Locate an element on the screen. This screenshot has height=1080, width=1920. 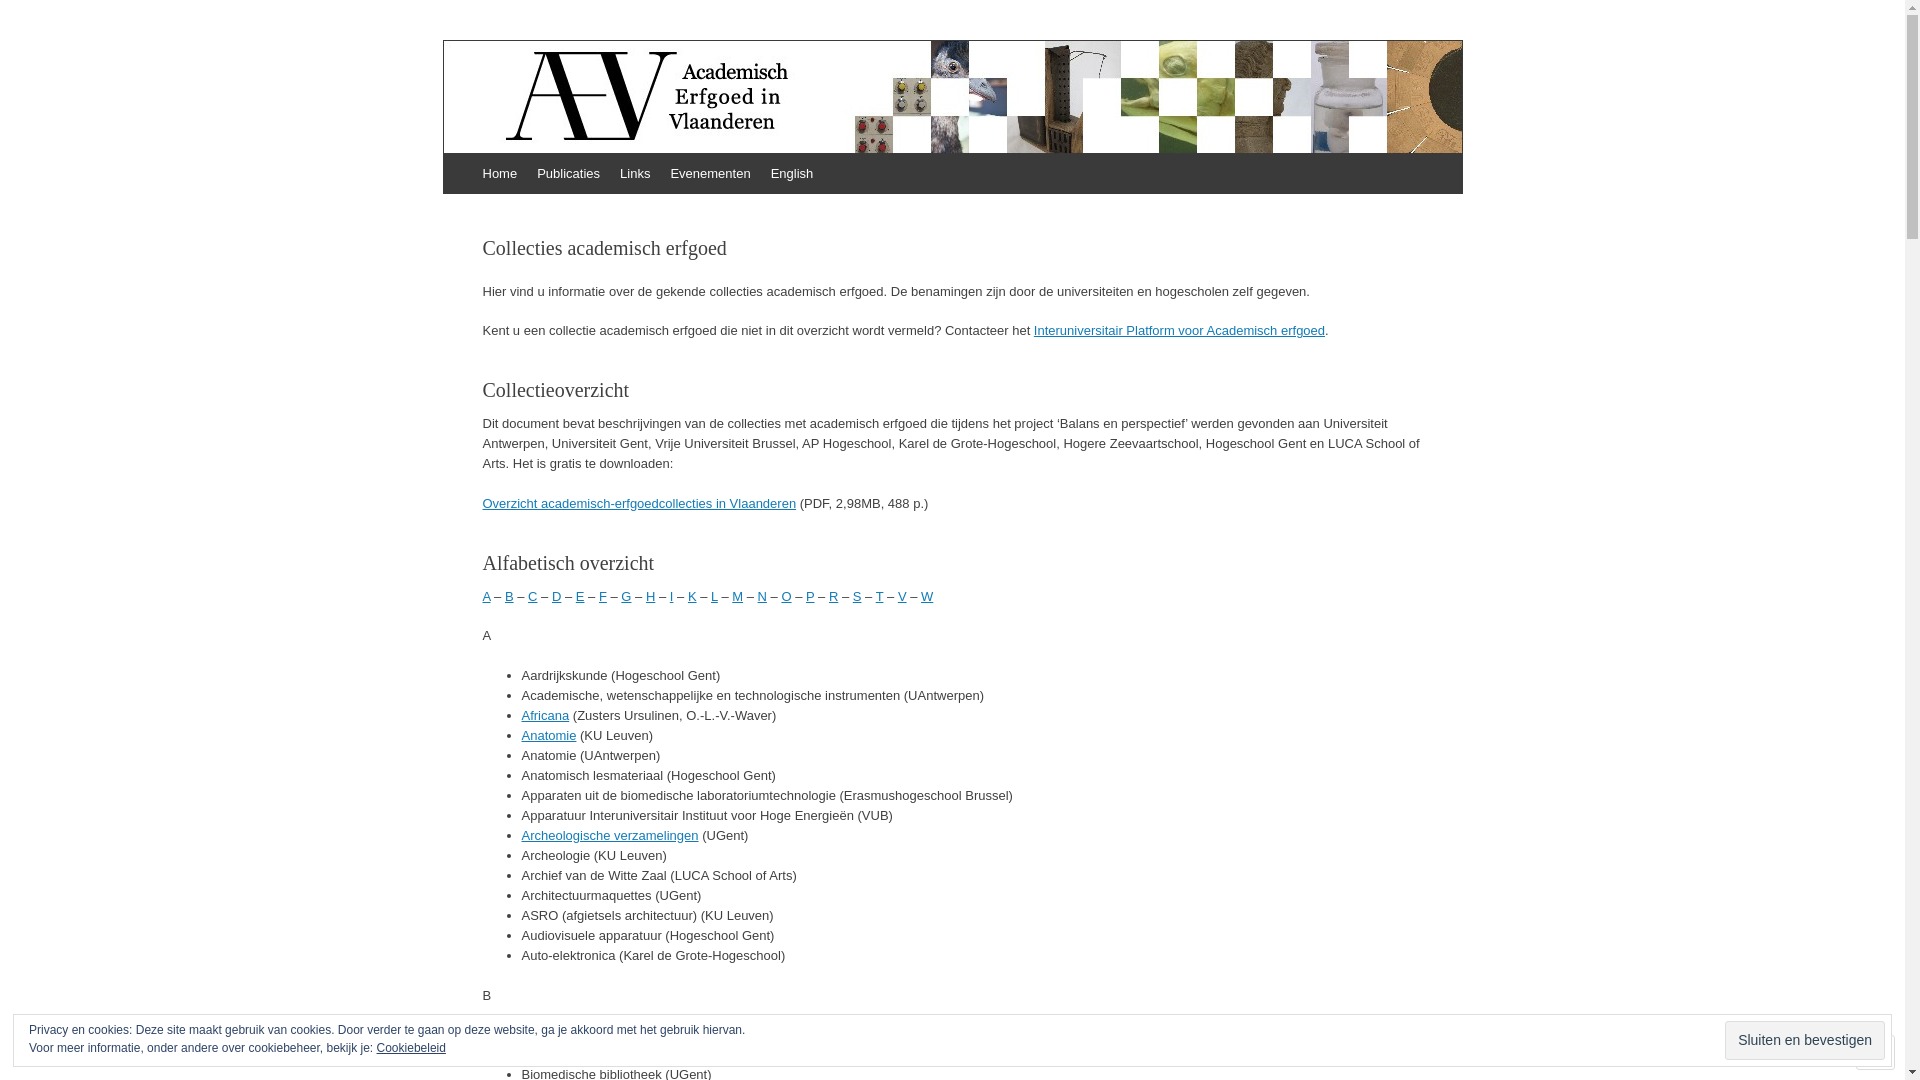
'S' is located at coordinates (857, 594).